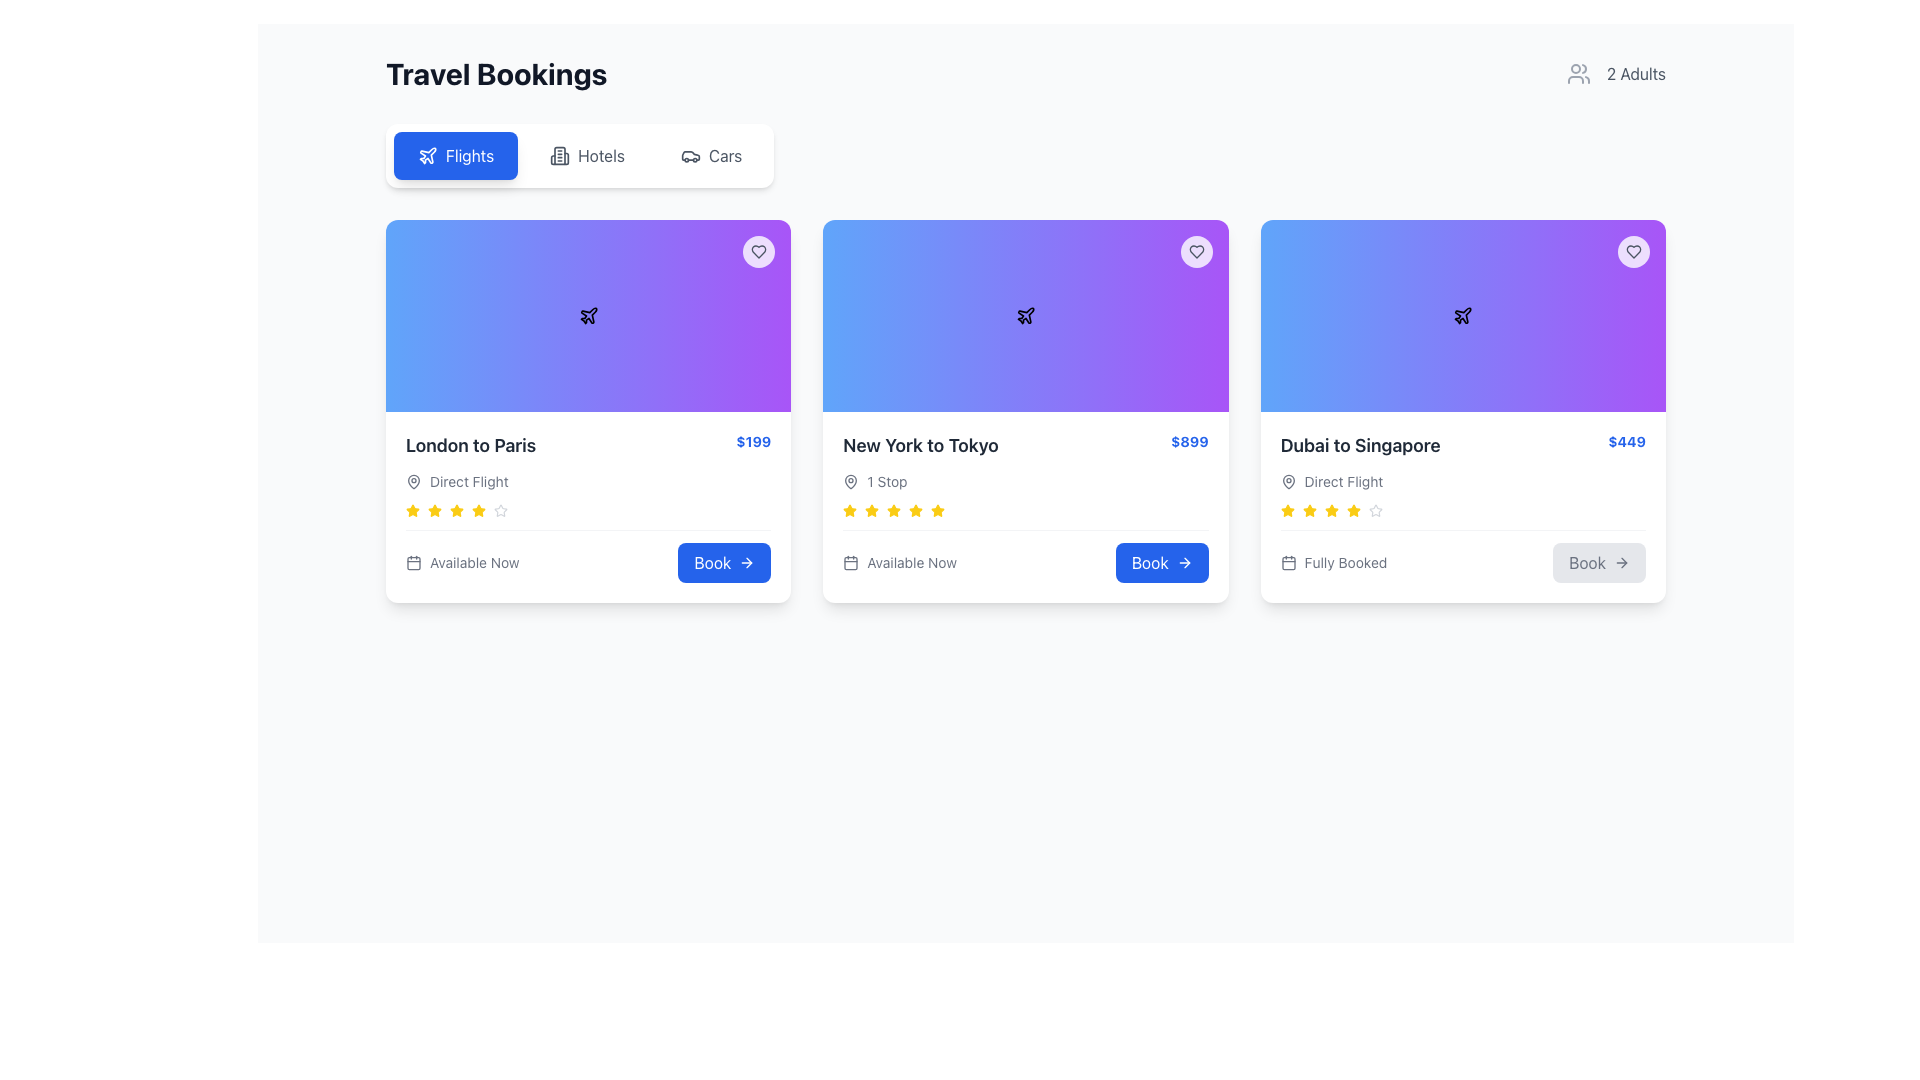 This screenshot has height=1080, width=1920. I want to click on the visual state of the third star icon used for rating in the 'New York to Tokyo' section, which is part of a horizontal layout of star graphics, so click(1309, 509).